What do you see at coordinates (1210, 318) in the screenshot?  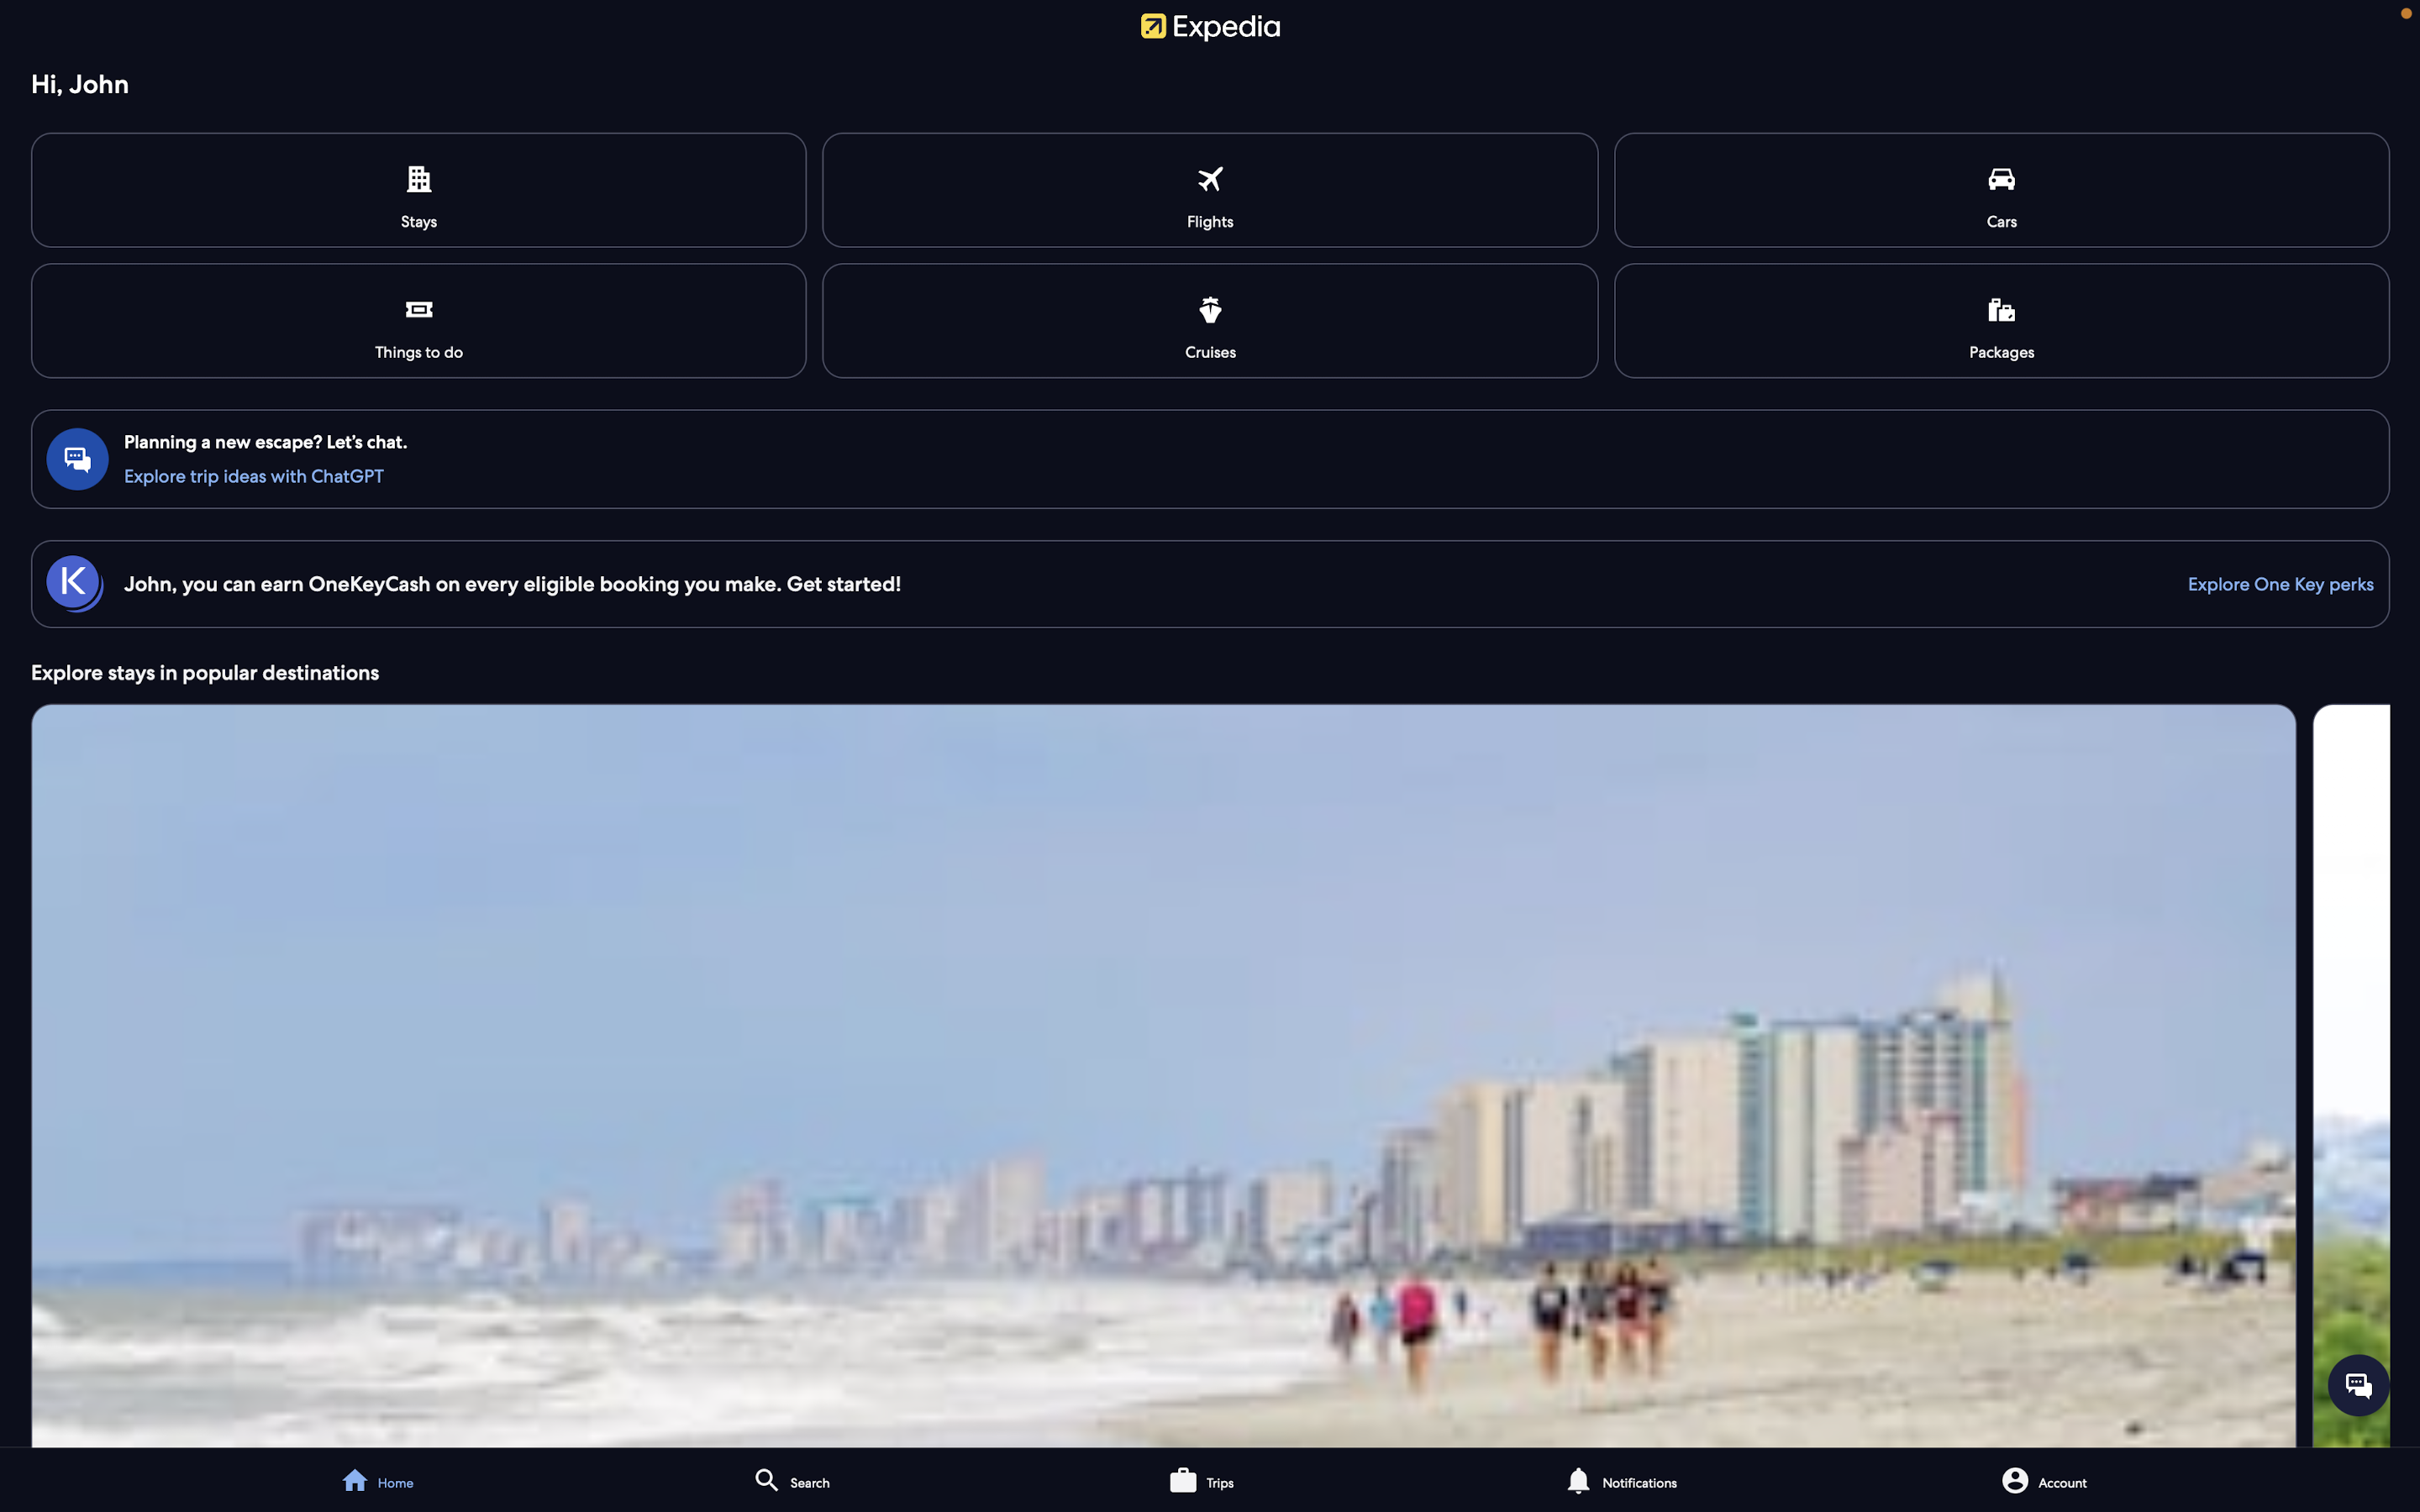 I see `Search and secure reservations for open cruise voyage spots` at bounding box center [1210, 318].